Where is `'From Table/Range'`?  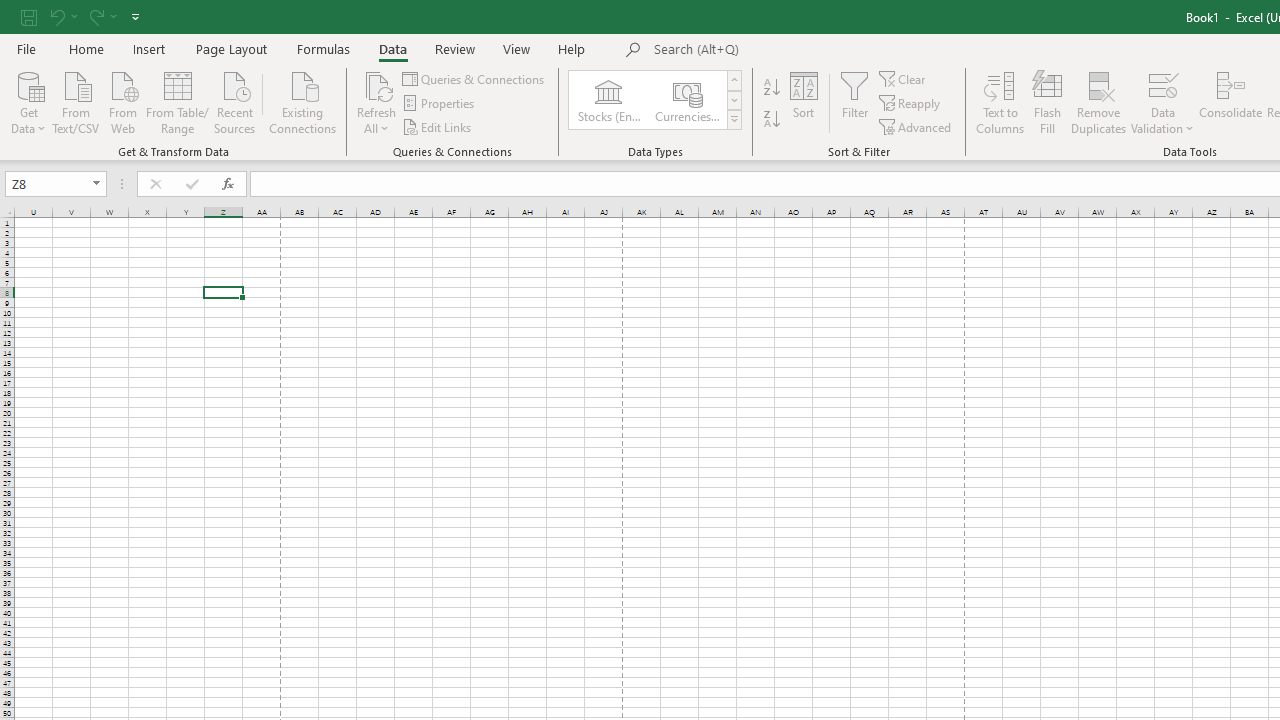 'From Table/Range' is located at coordinates (177, 101).